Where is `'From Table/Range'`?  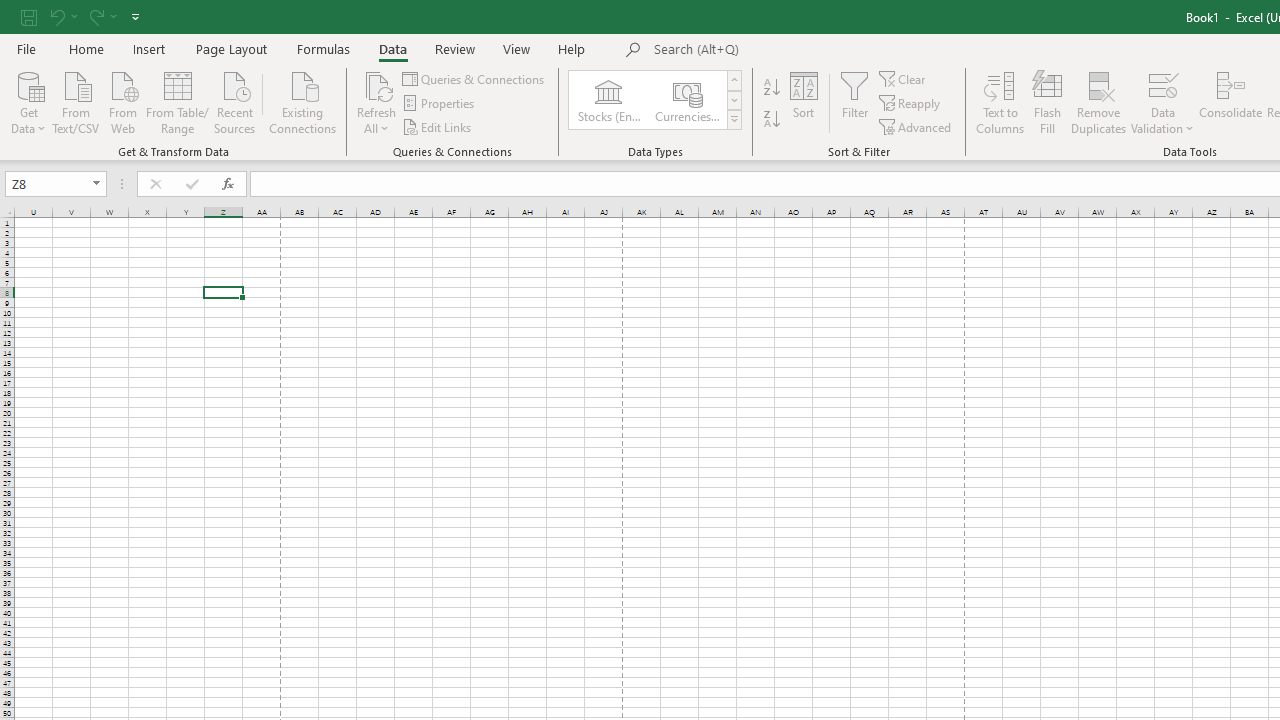 'From Table/Range' is located at coordinates (177, 101).